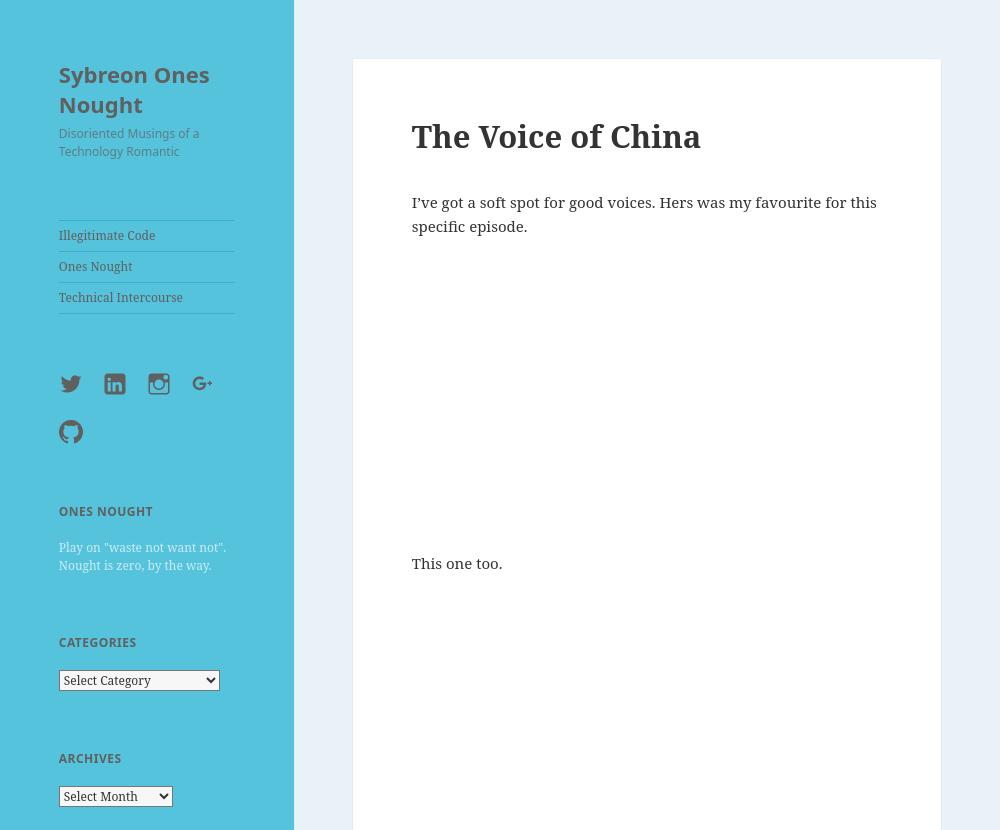  What do you see at coordinates (556, 134) in the screenshot?
I see `'The Voice of China'` at bounding box center [556, 134].